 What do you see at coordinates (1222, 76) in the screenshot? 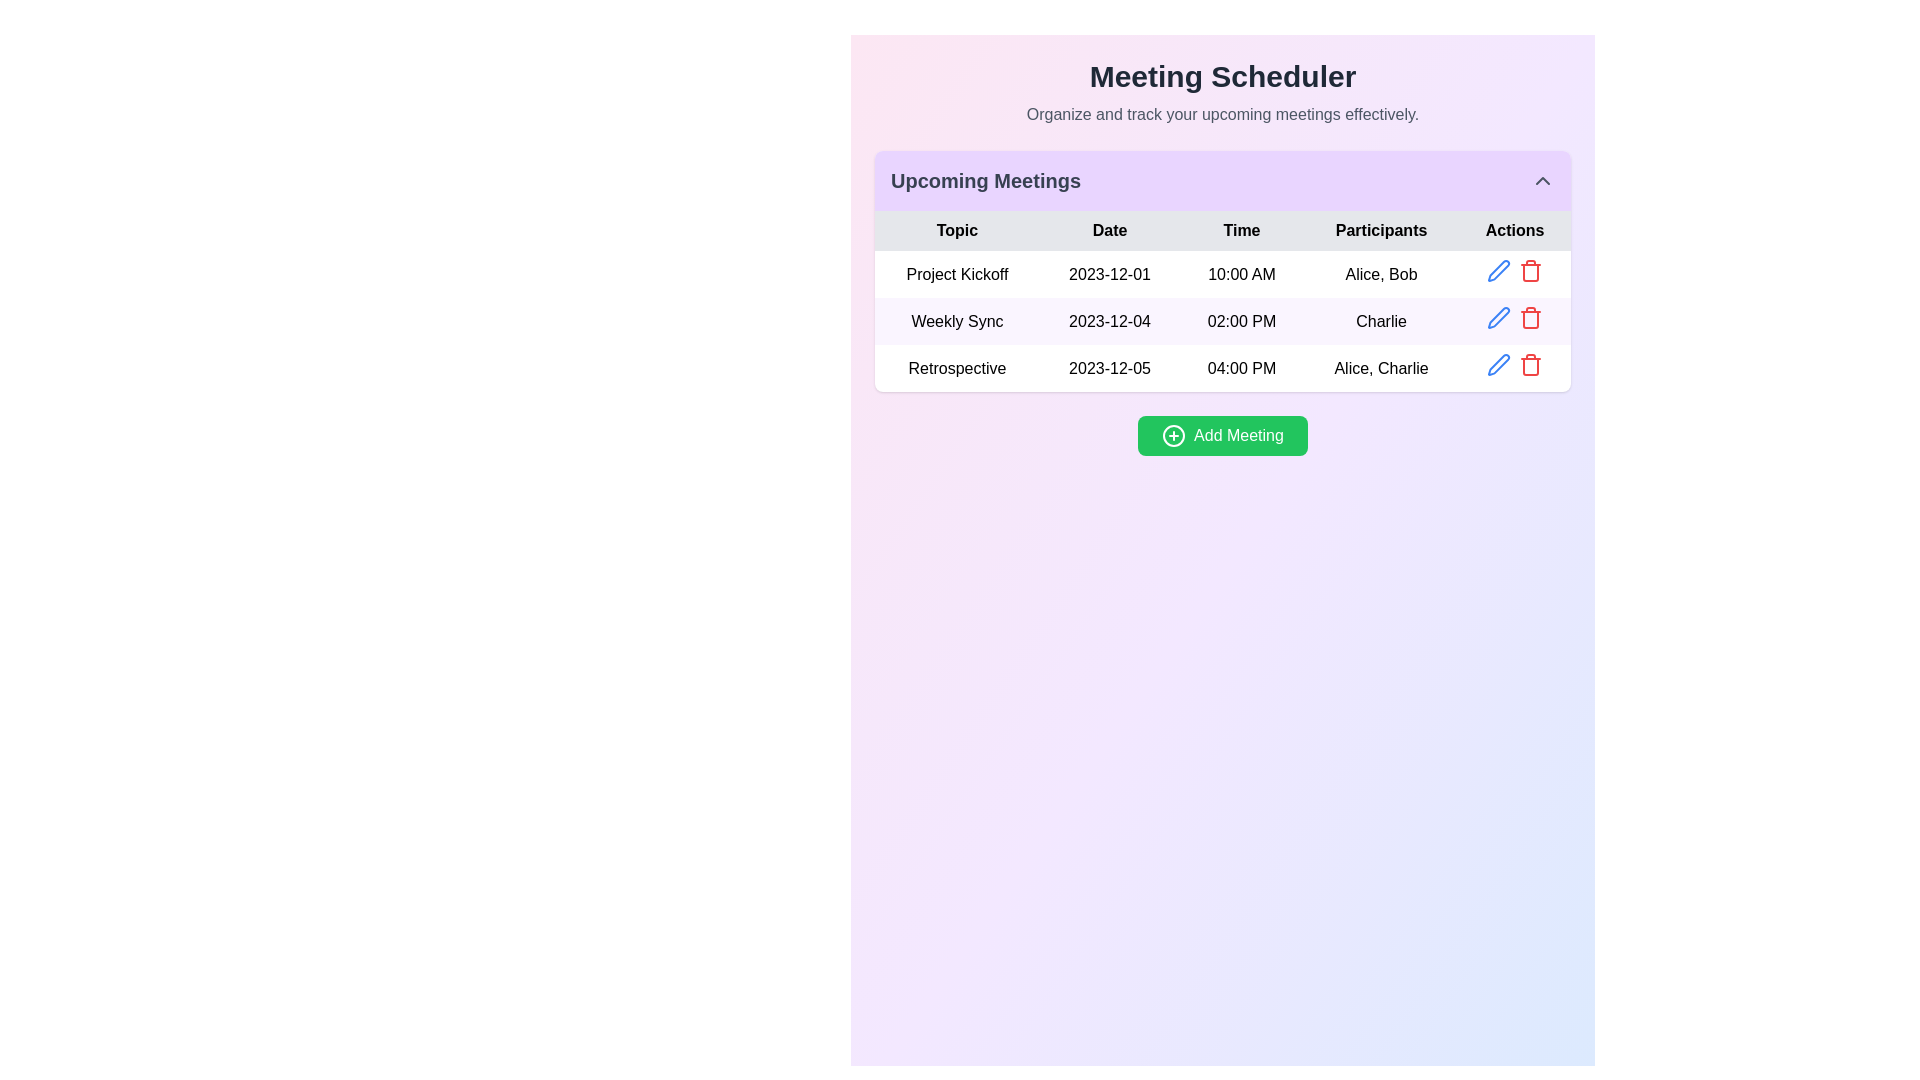
I see `the bold, large-sized text component that reads 'Meeting Scheduler' located at the top-center of the interface` at bounding box center [1222, 76].